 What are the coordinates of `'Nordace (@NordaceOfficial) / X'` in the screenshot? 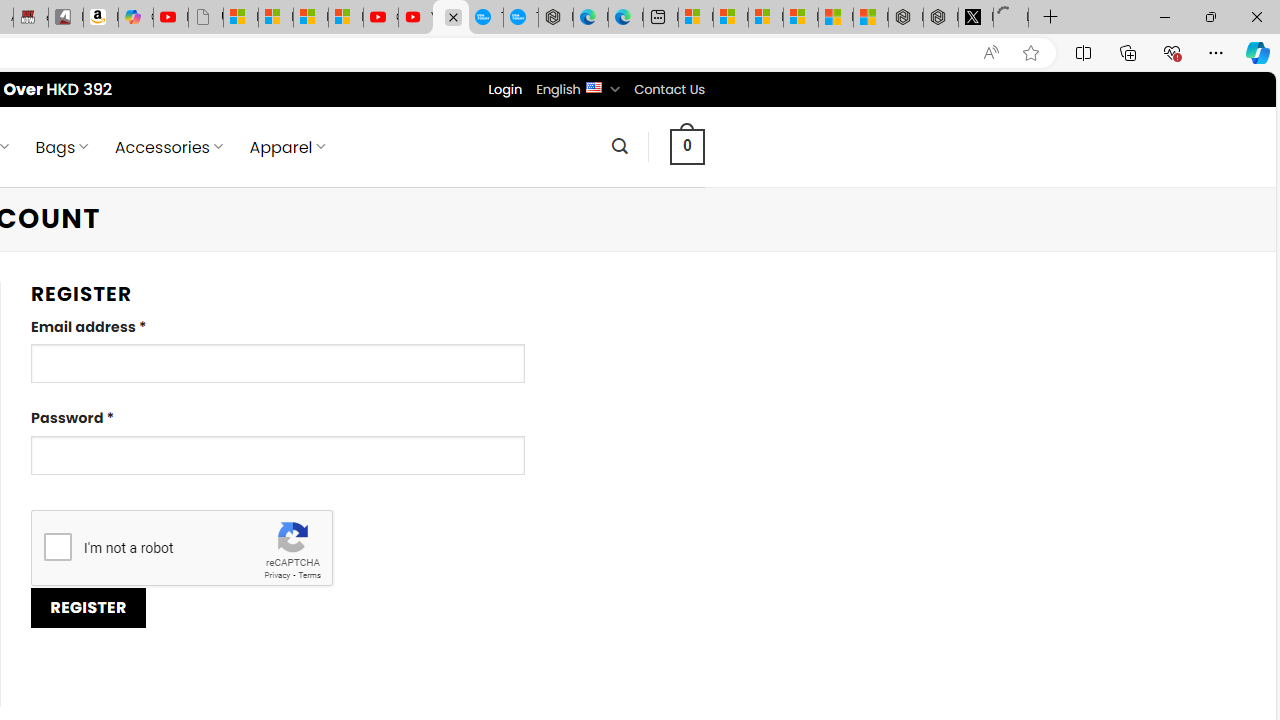 It's located at (976, 17).